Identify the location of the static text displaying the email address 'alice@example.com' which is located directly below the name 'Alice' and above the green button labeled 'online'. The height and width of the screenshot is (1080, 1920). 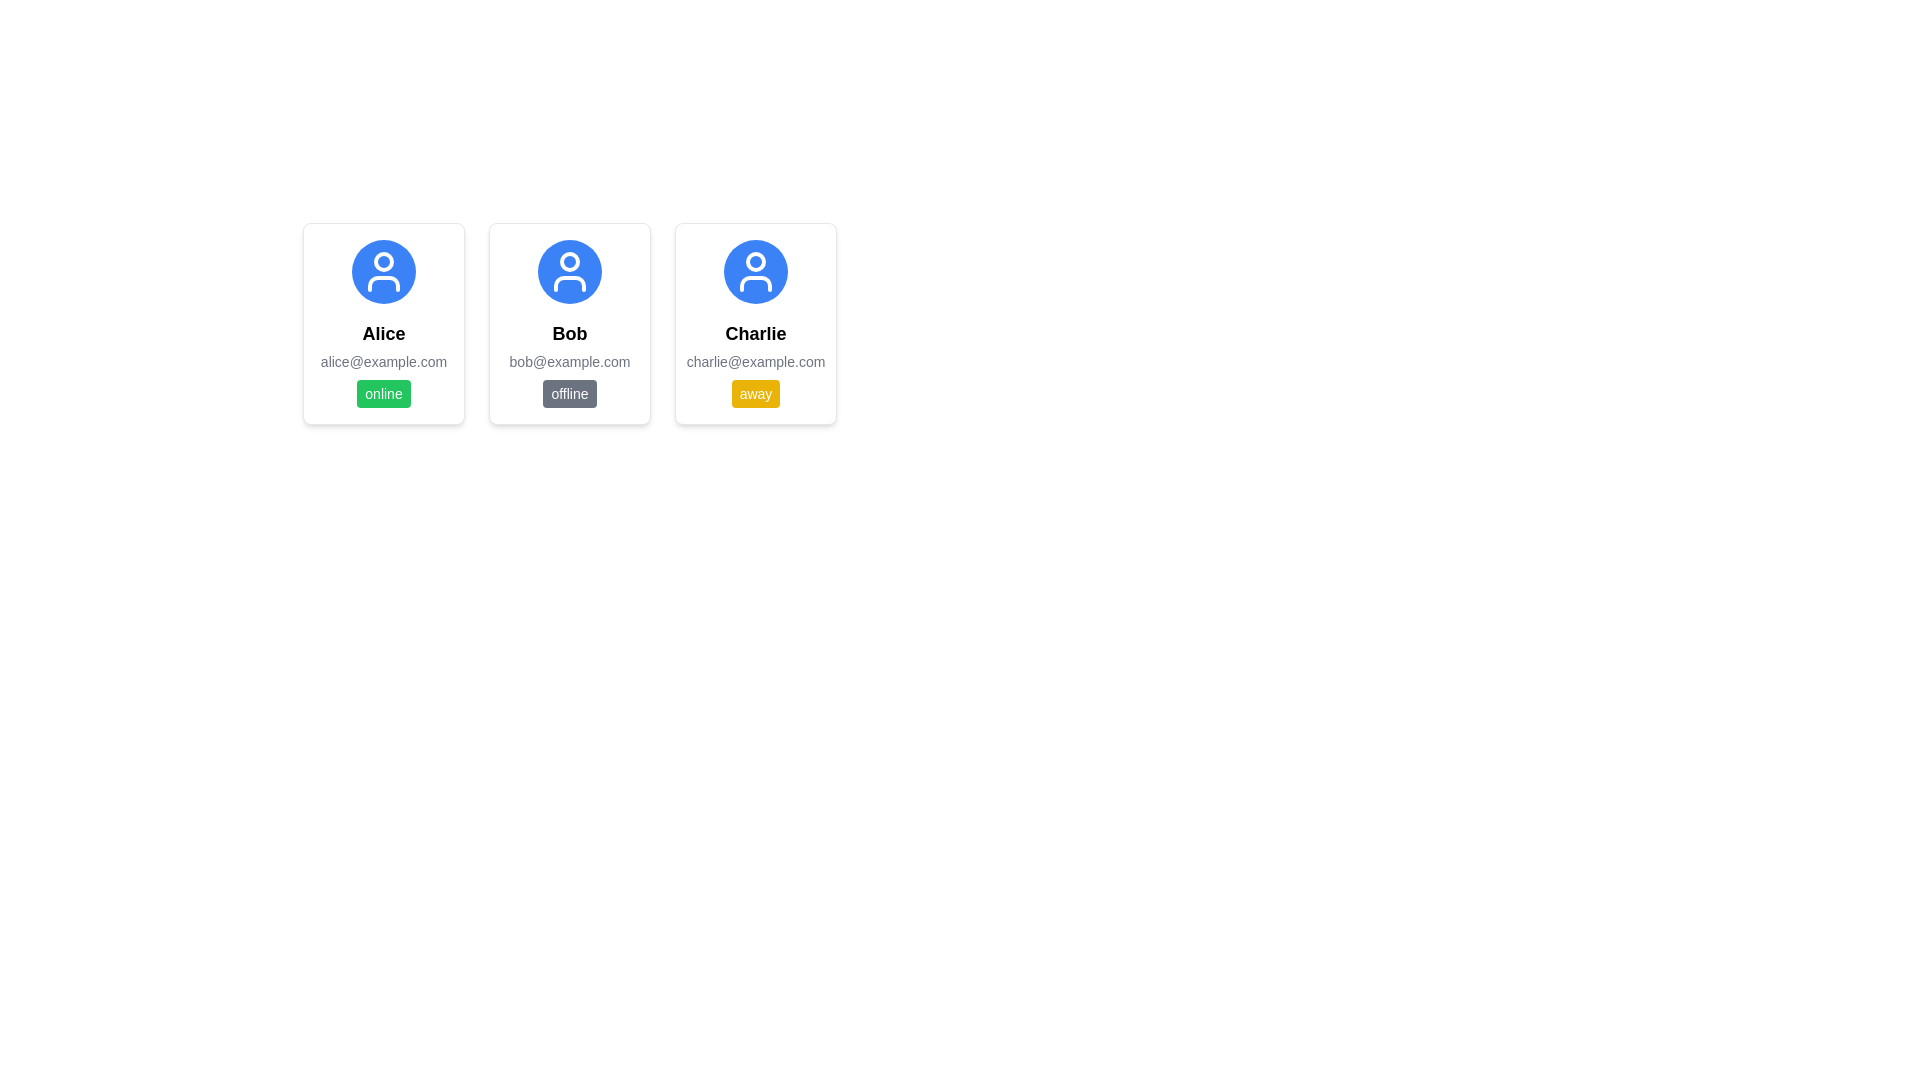
(384, 362).